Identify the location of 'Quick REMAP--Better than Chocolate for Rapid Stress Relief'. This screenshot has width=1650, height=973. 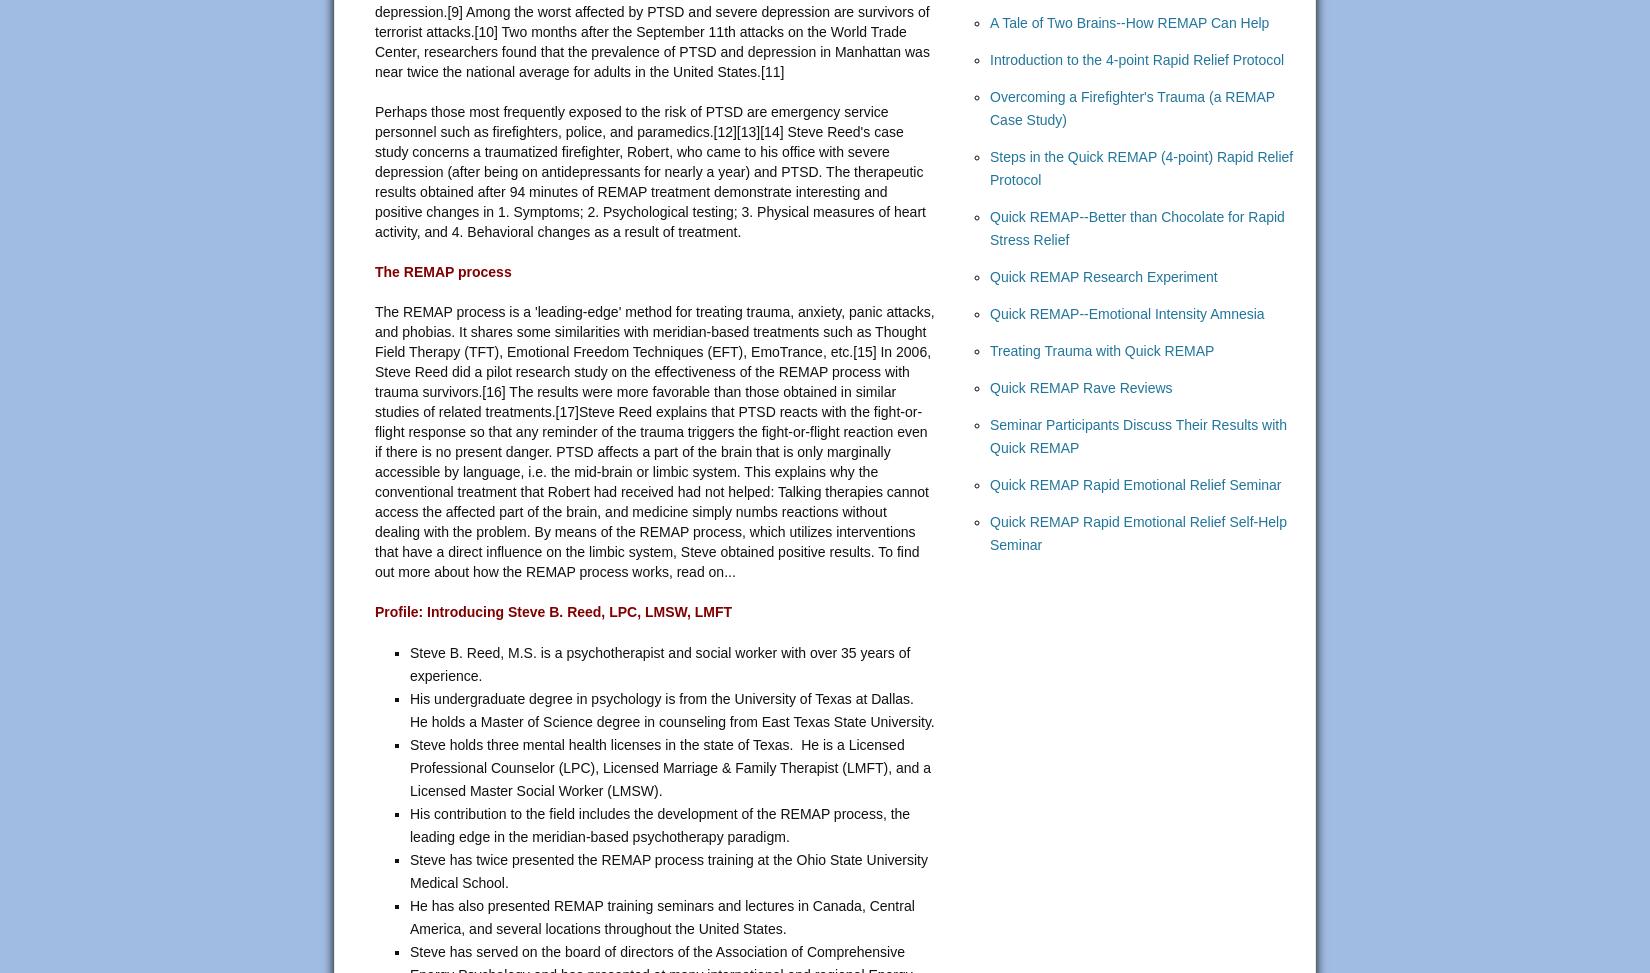
(1137, 227).